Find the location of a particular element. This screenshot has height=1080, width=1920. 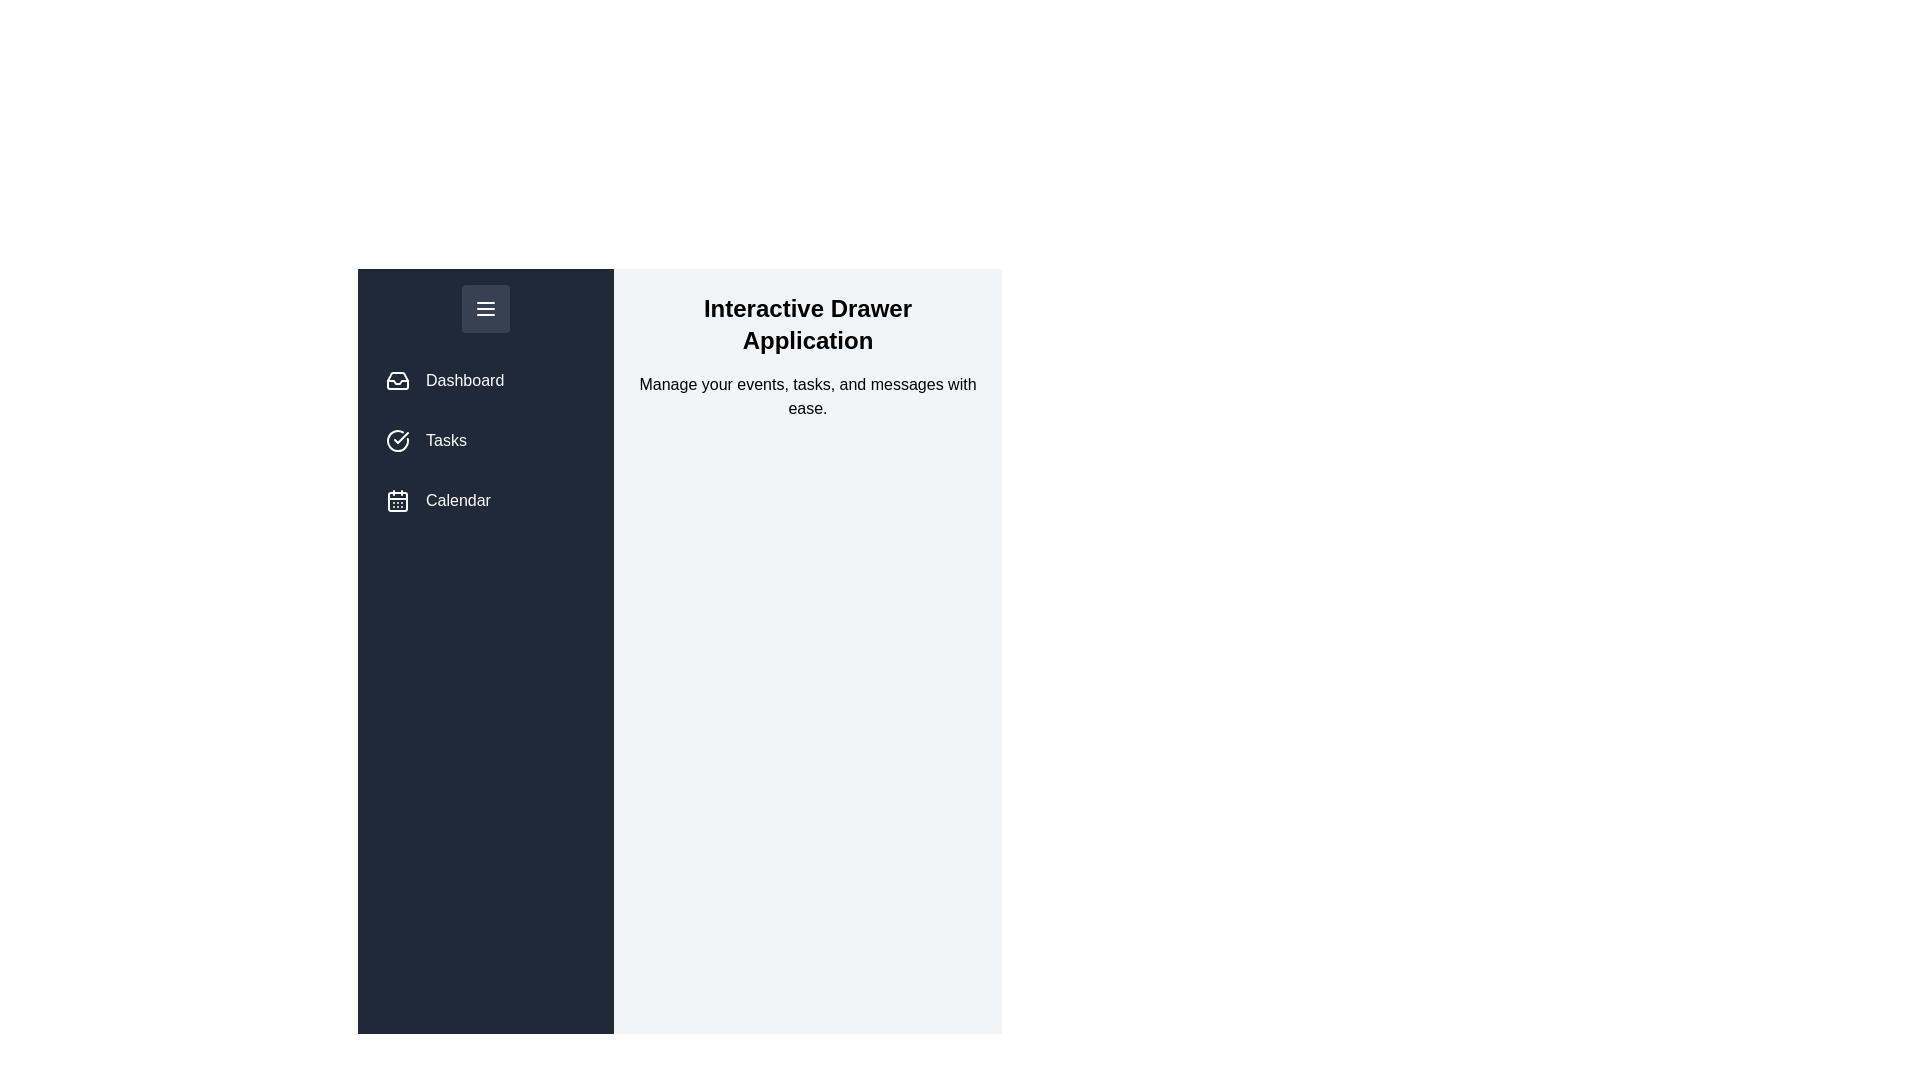

the 'Calendar' navigation item, which is the third item in the vertical sidebar is located at coordinates (485, 500).